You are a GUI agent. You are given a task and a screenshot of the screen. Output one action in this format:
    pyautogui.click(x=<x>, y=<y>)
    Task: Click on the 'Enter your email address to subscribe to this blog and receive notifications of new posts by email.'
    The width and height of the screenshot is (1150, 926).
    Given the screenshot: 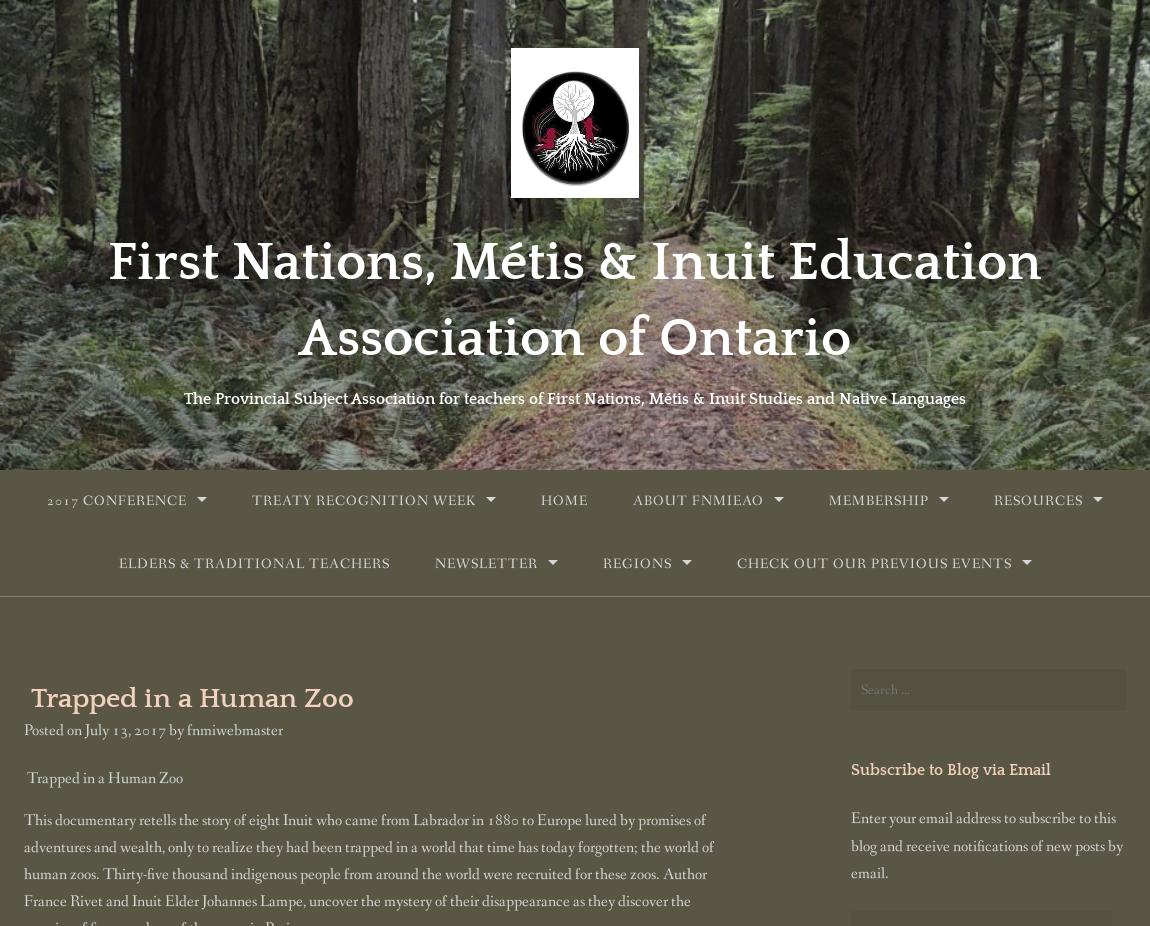 What is the action you would take?
    pyautogui.click(x=986, y=845)
    